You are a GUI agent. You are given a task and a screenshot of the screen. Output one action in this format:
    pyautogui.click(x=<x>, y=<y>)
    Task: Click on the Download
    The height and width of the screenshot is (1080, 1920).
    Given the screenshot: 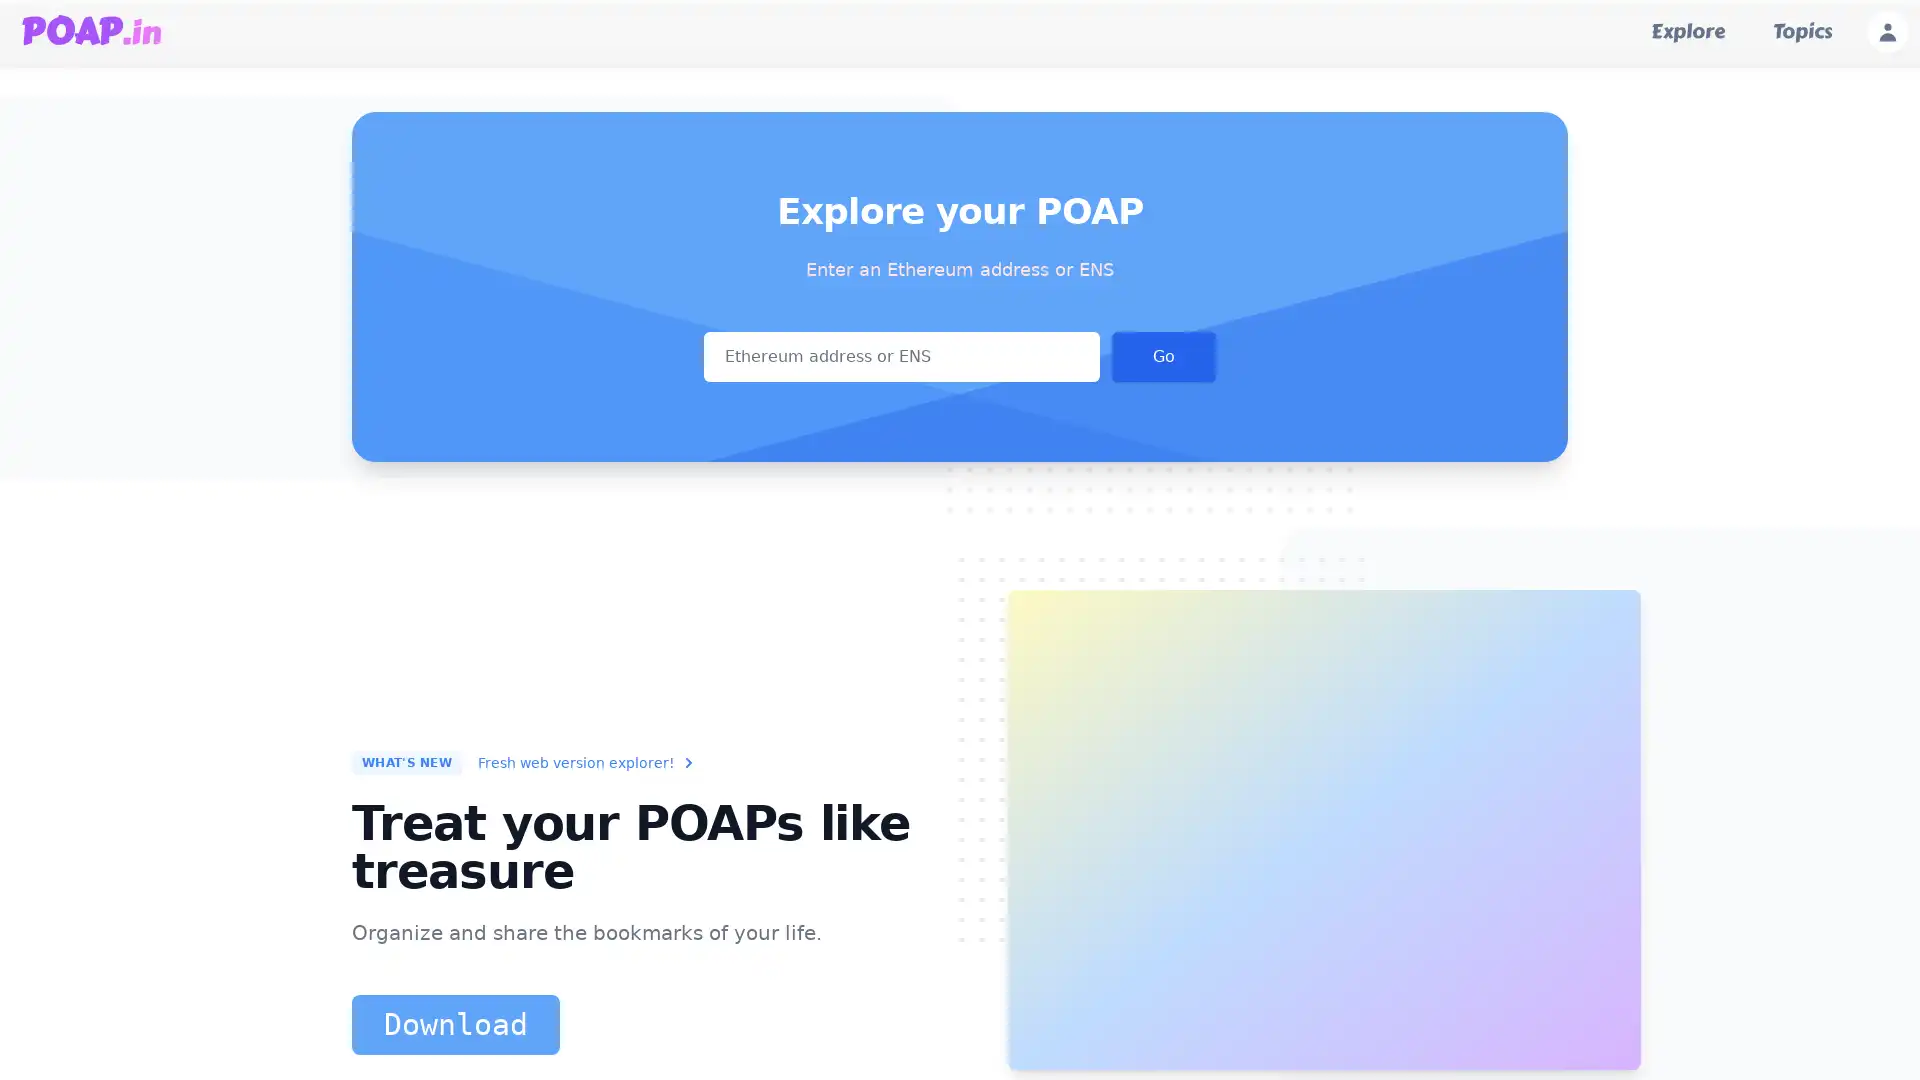 What is the action you would take?
    pyautogui.click(x=455, y=1025)
    